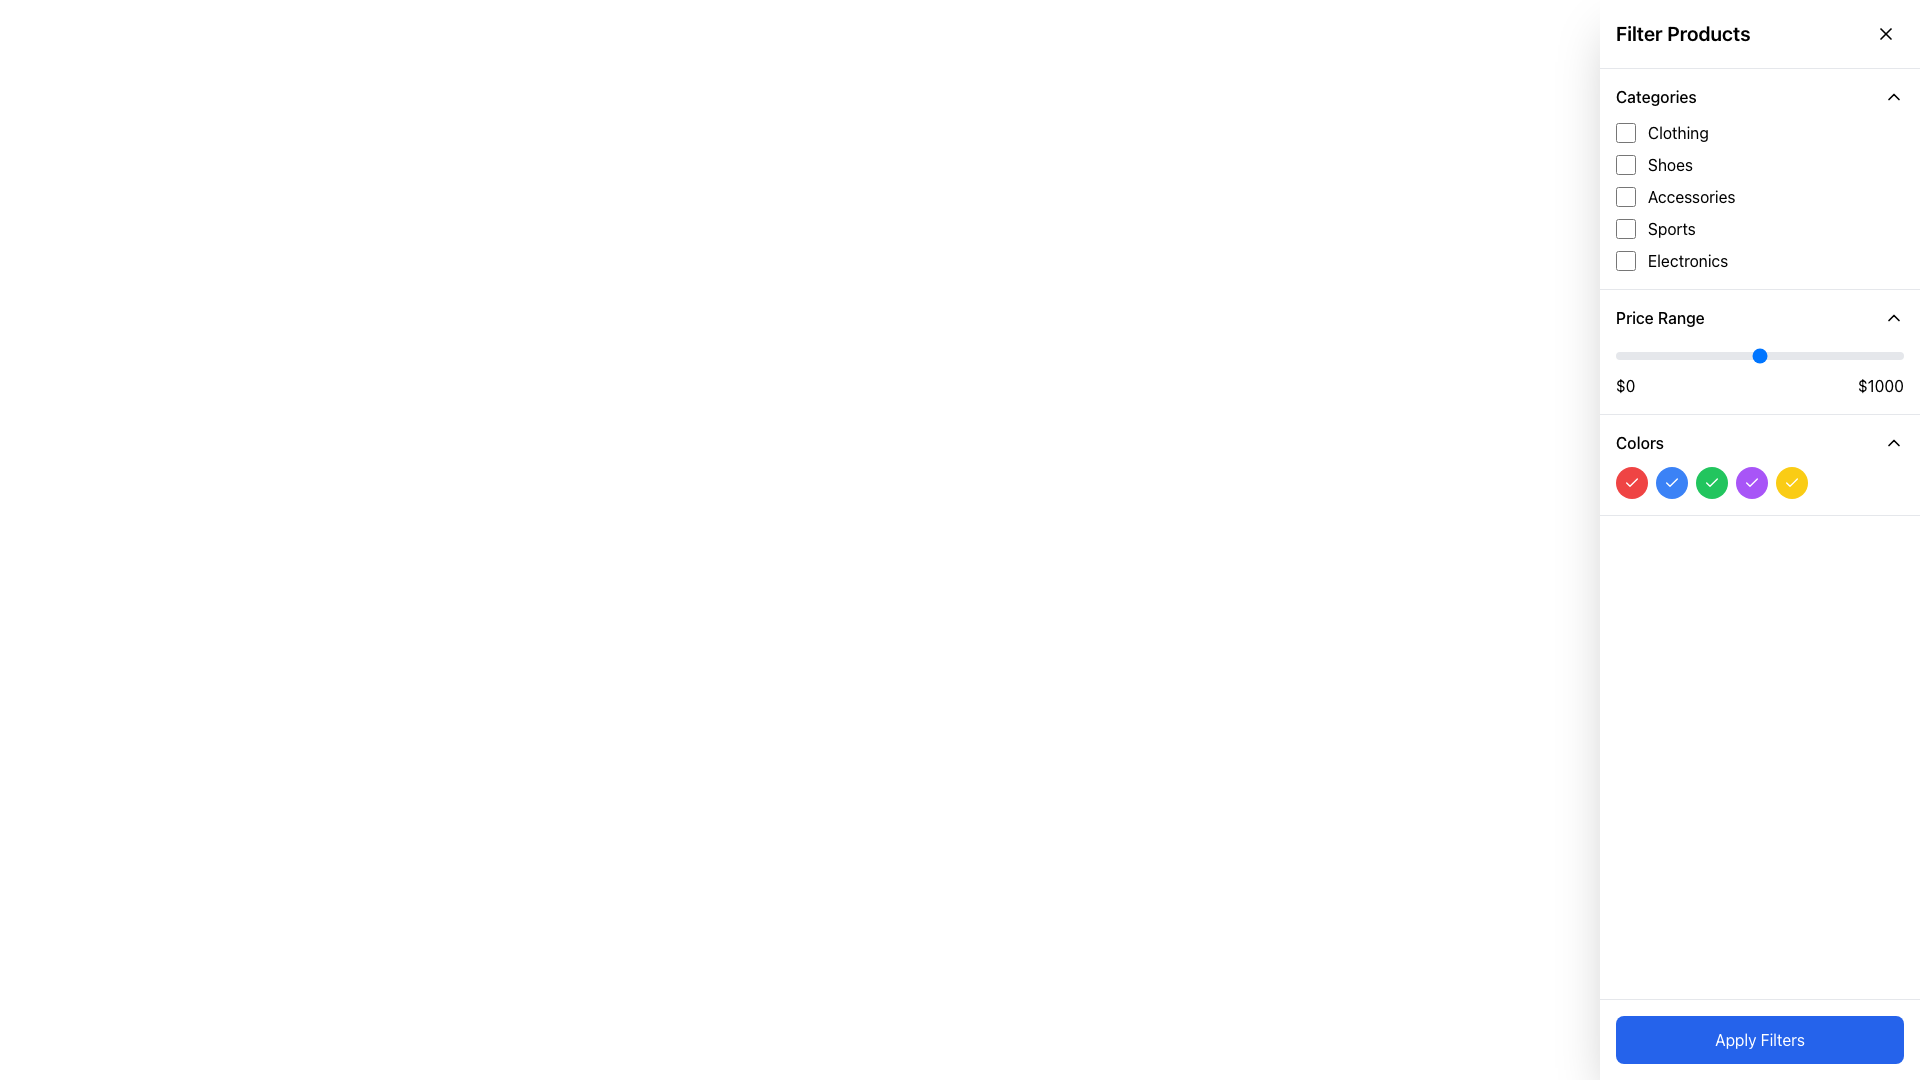 The width and height of the screenshot is (1920, 1080). I want to click on the small circular button with a black 'X' icon located in the upper-right corner of the header section titled 'Filter Products.', so click(1885, 34).